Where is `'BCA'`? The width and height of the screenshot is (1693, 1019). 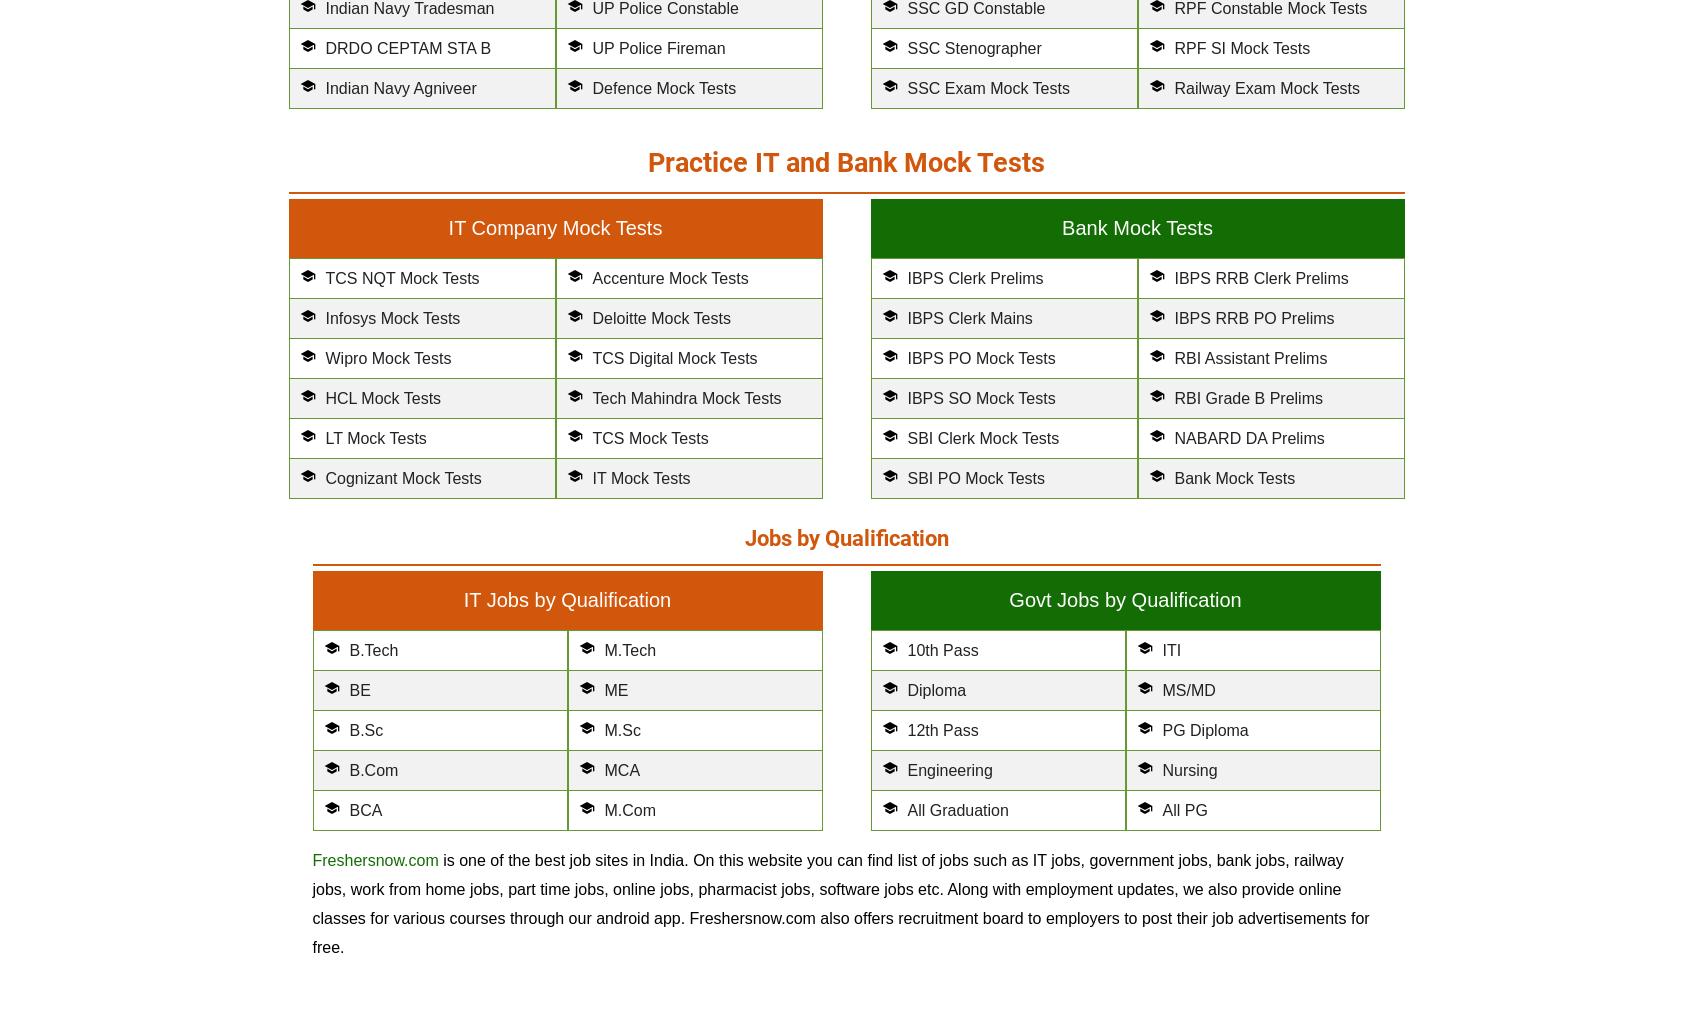 'BCA' is located at coordinates (365, 810).